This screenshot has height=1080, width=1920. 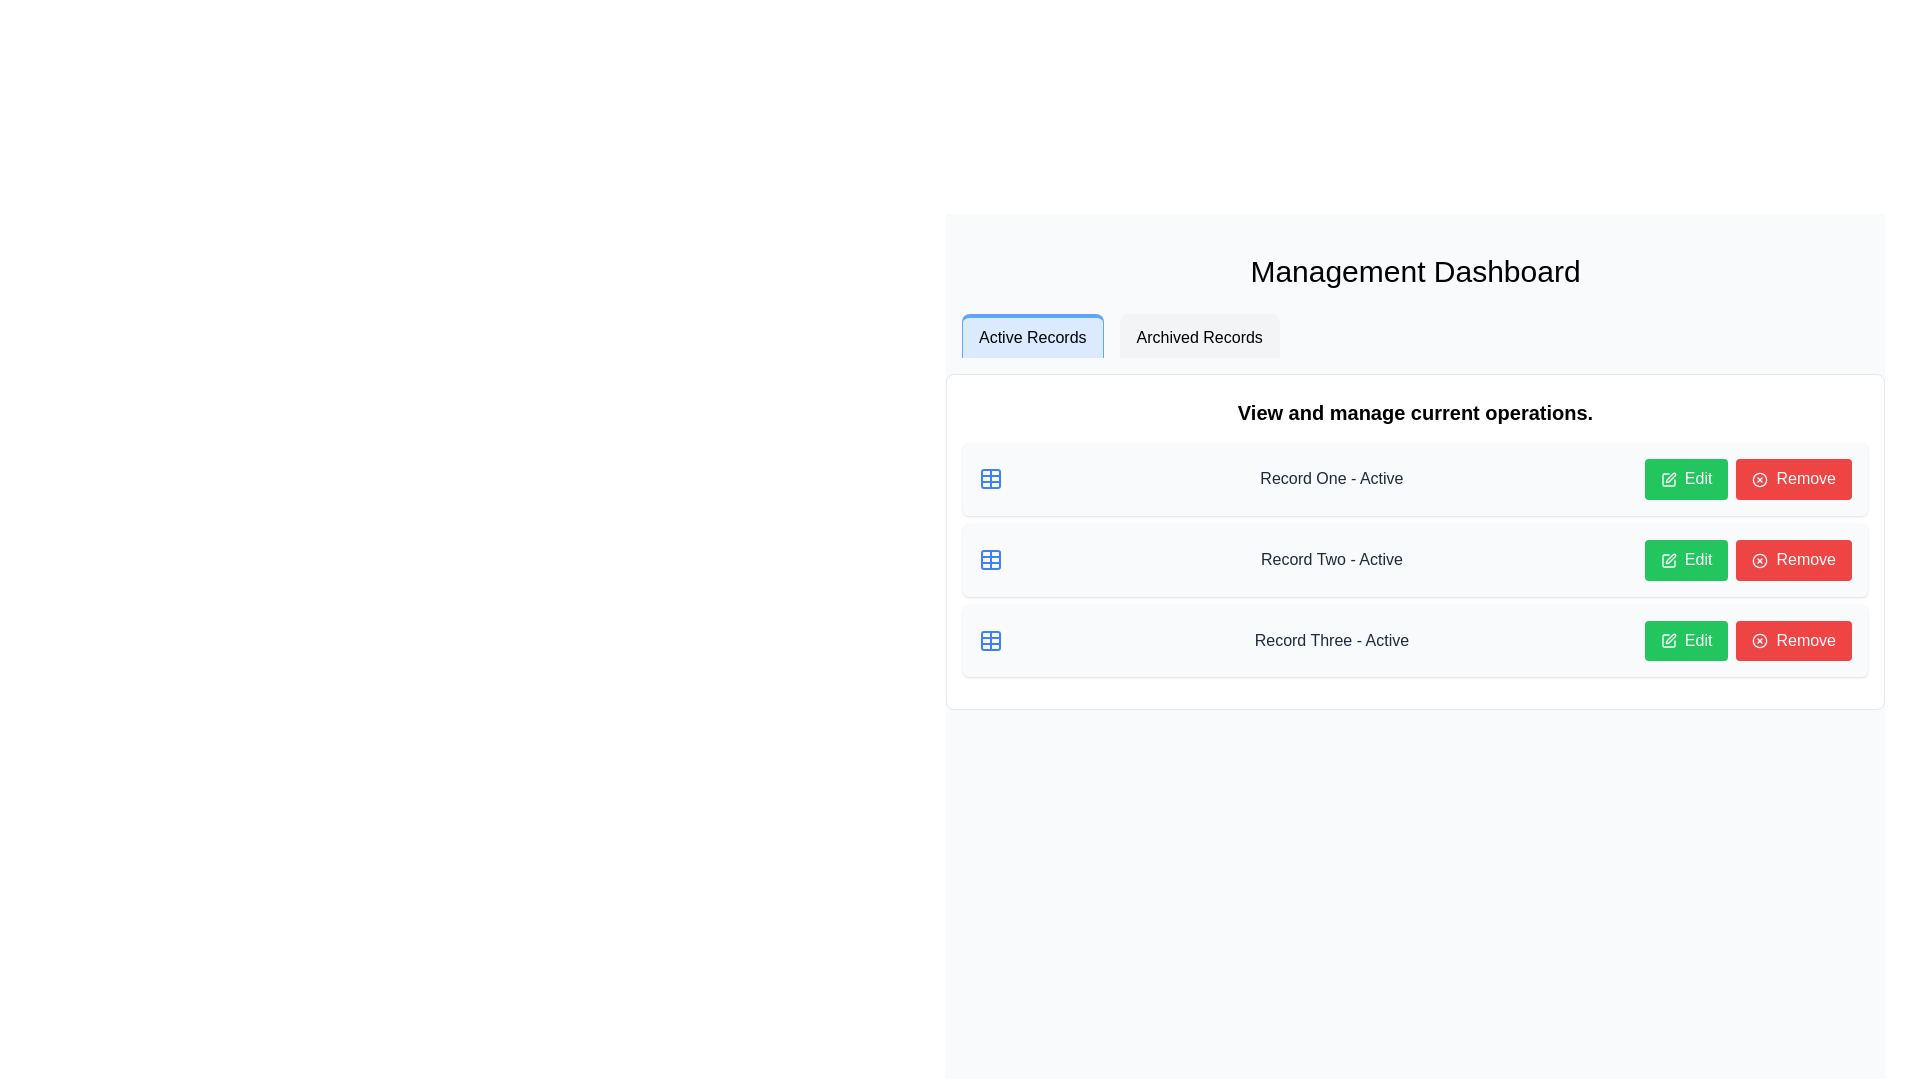 I want to click on the blue square-shaped icon with rounded corners that represents a table or grid, located in the first record entry under 'Active Records', so click(x=990, y=478).